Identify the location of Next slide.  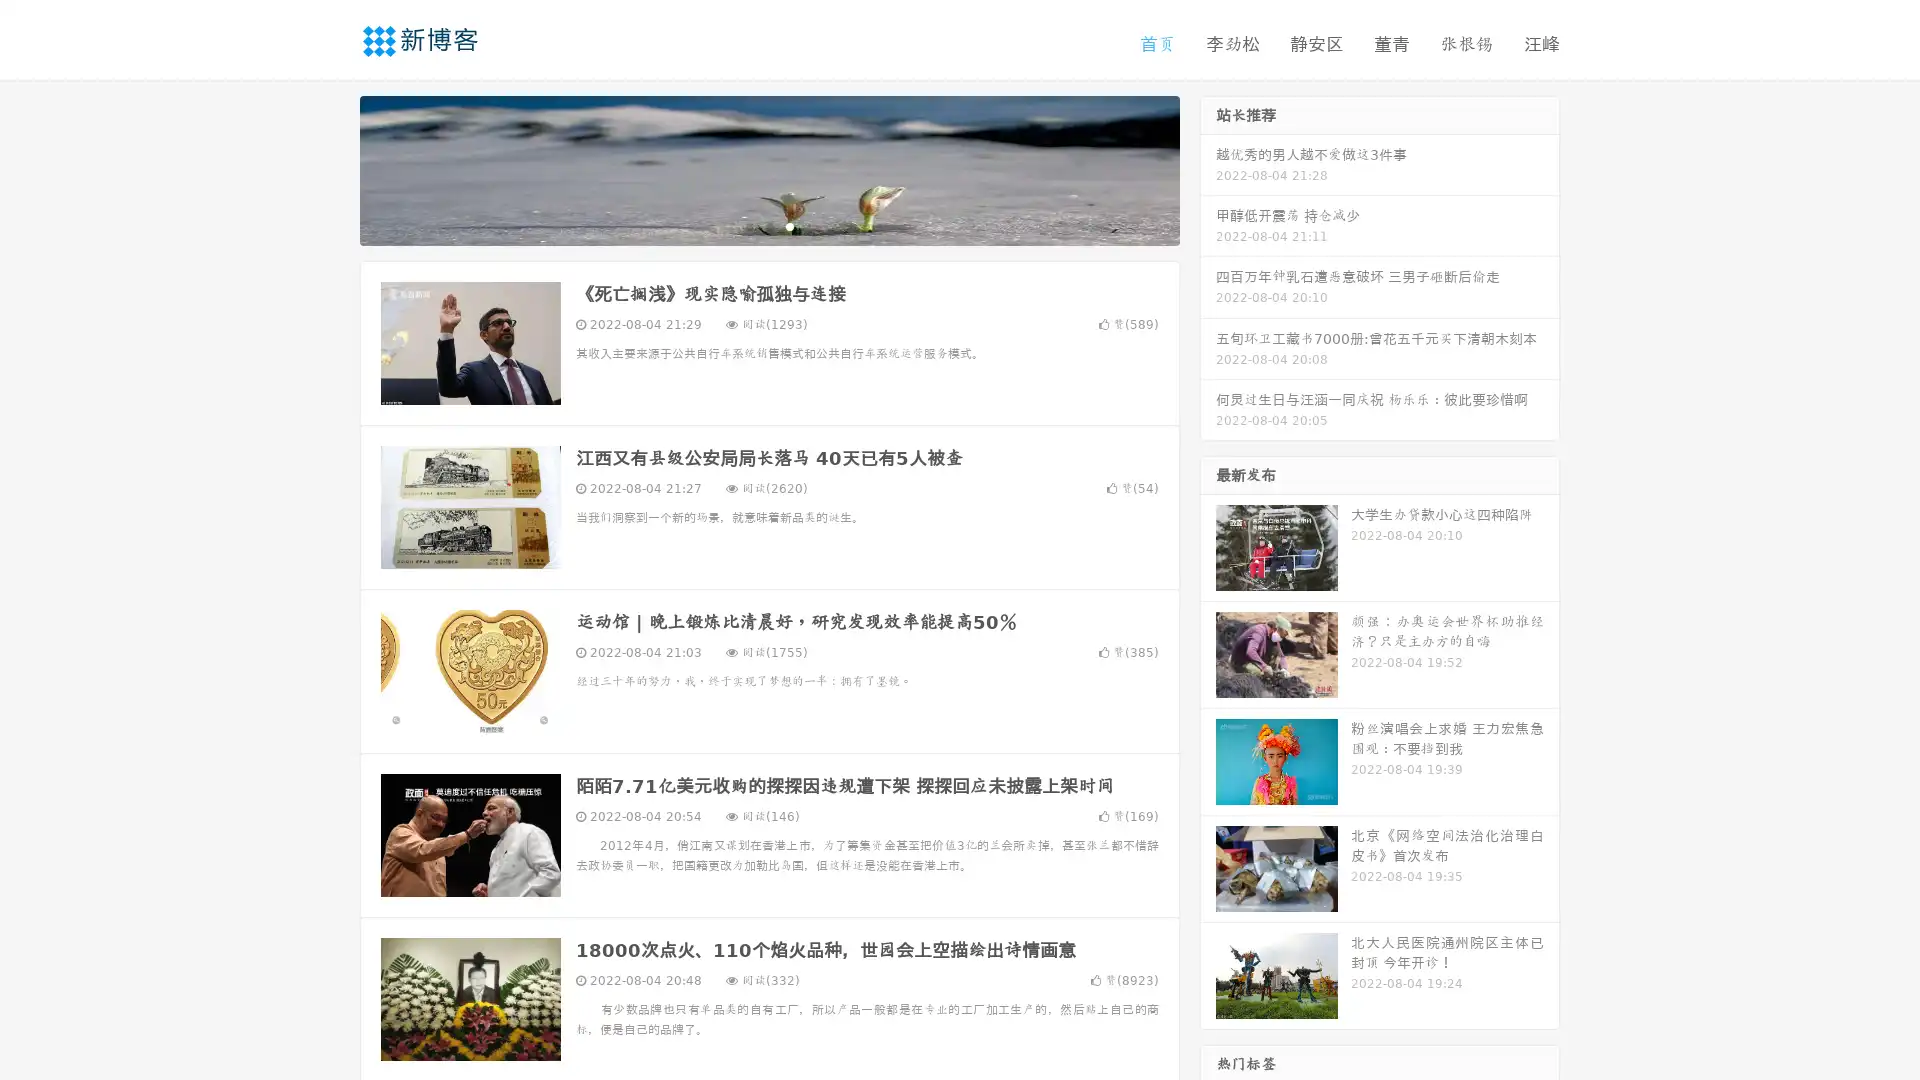
(1208, 168).